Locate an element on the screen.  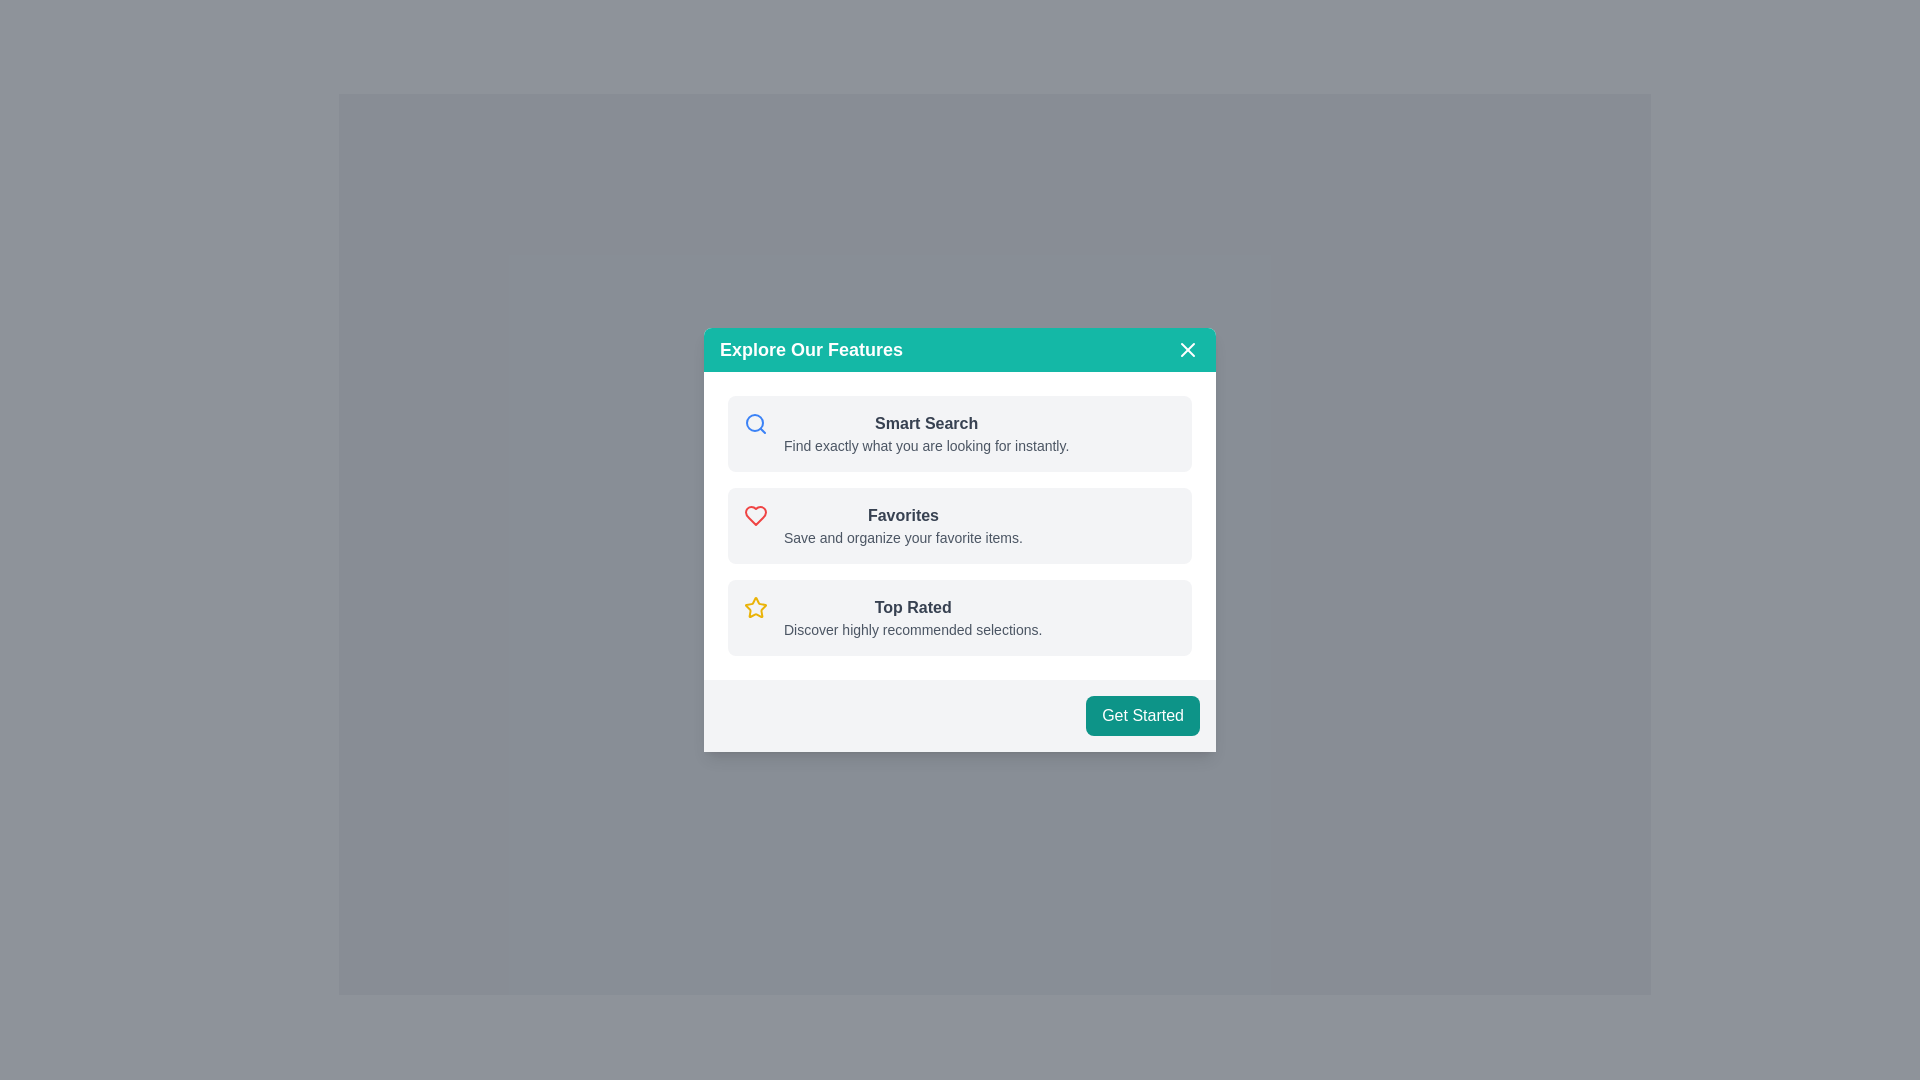
the 'Favorites' icon, which represents a feature allowing users is located at coordinates (754, 515).